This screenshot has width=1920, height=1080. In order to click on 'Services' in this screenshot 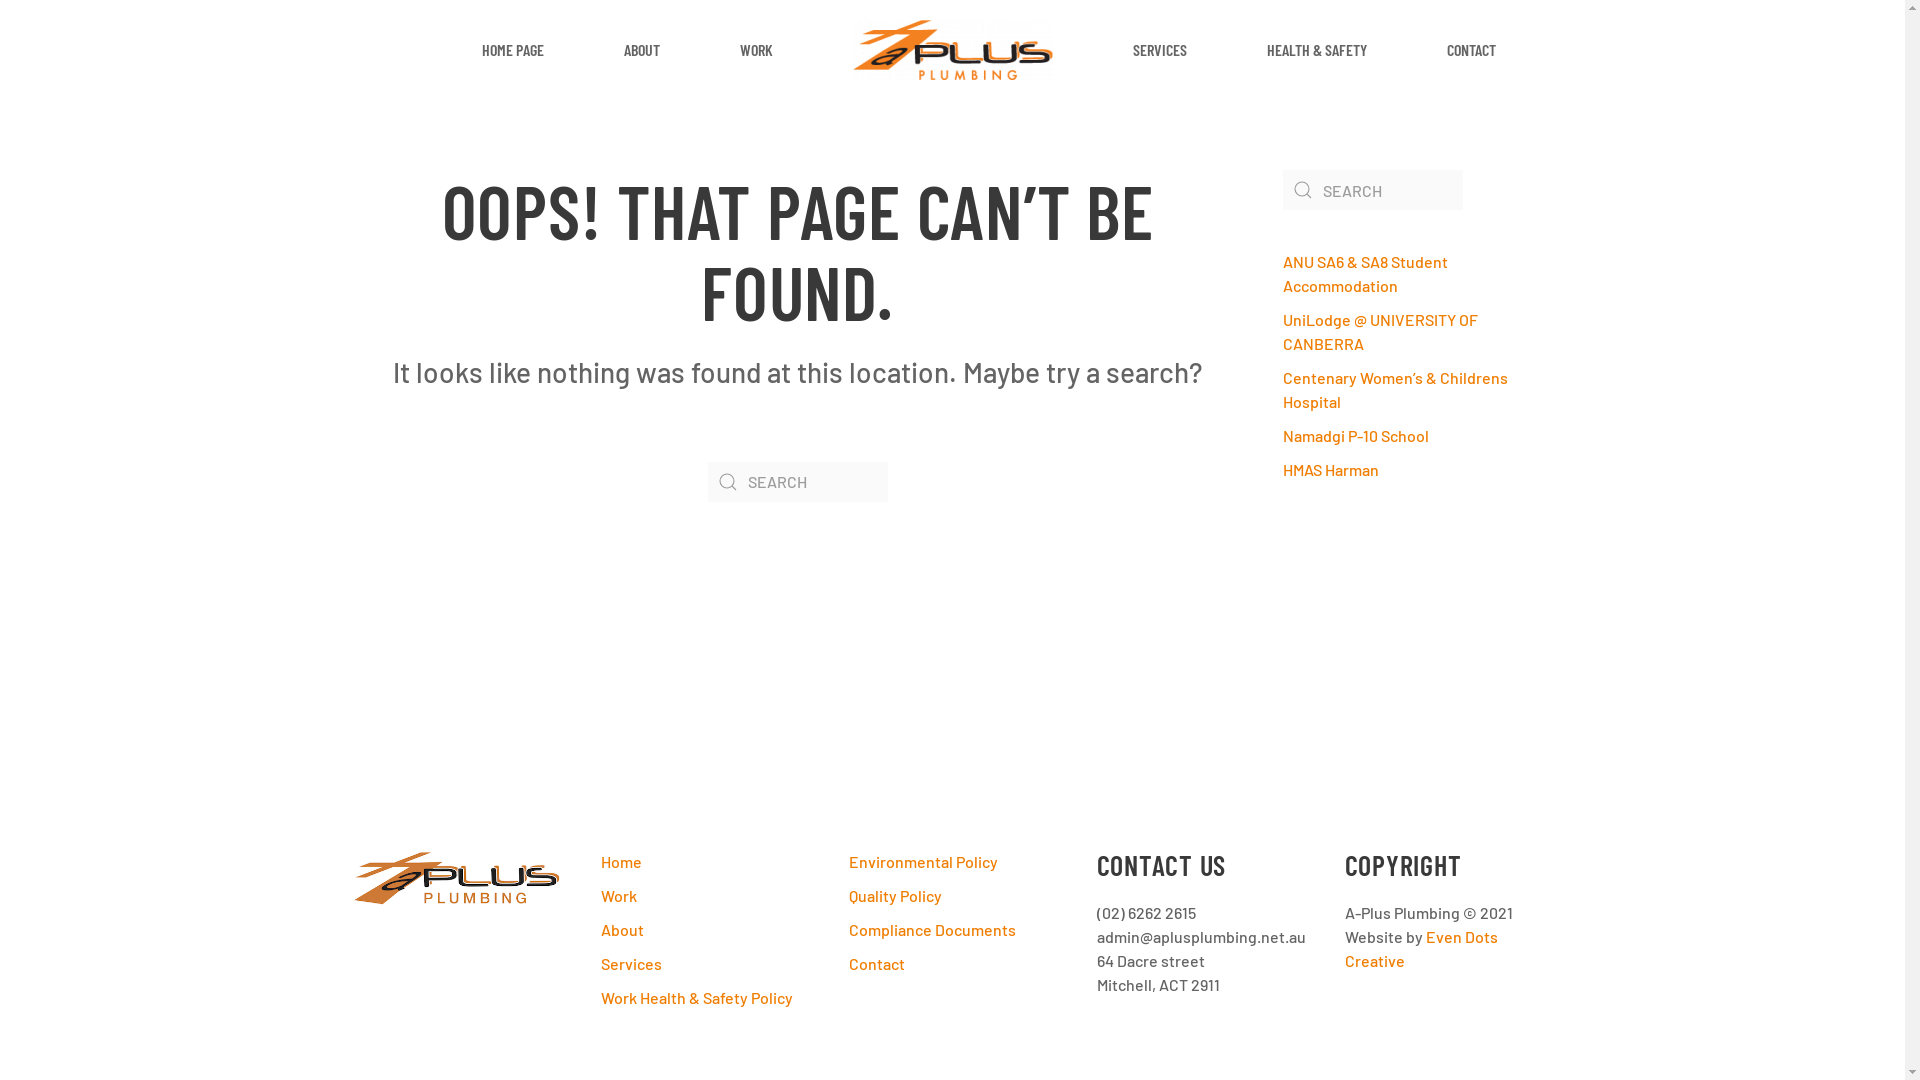, I will do `click(599, 963)`.